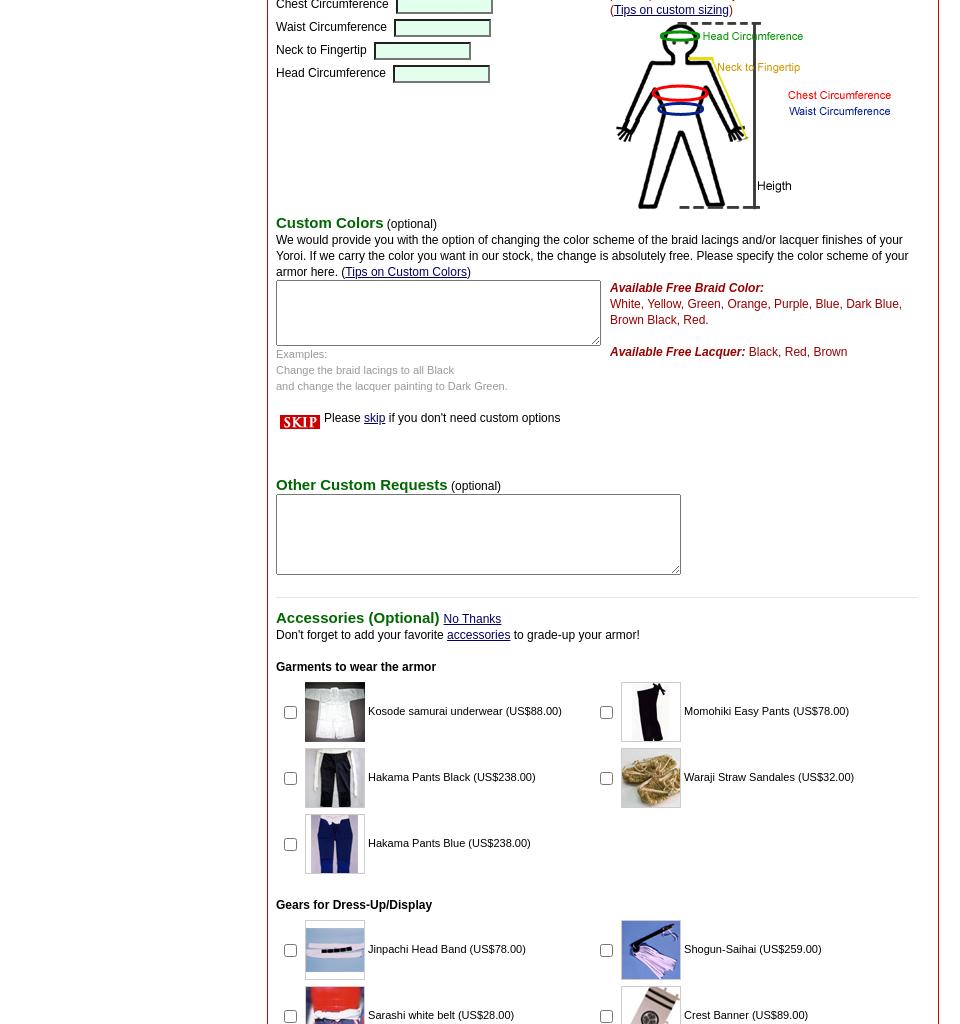  What do you see at coordinates (324, 415) in the screenshot?
I see `'Please'` at bounding box center [324, 415].